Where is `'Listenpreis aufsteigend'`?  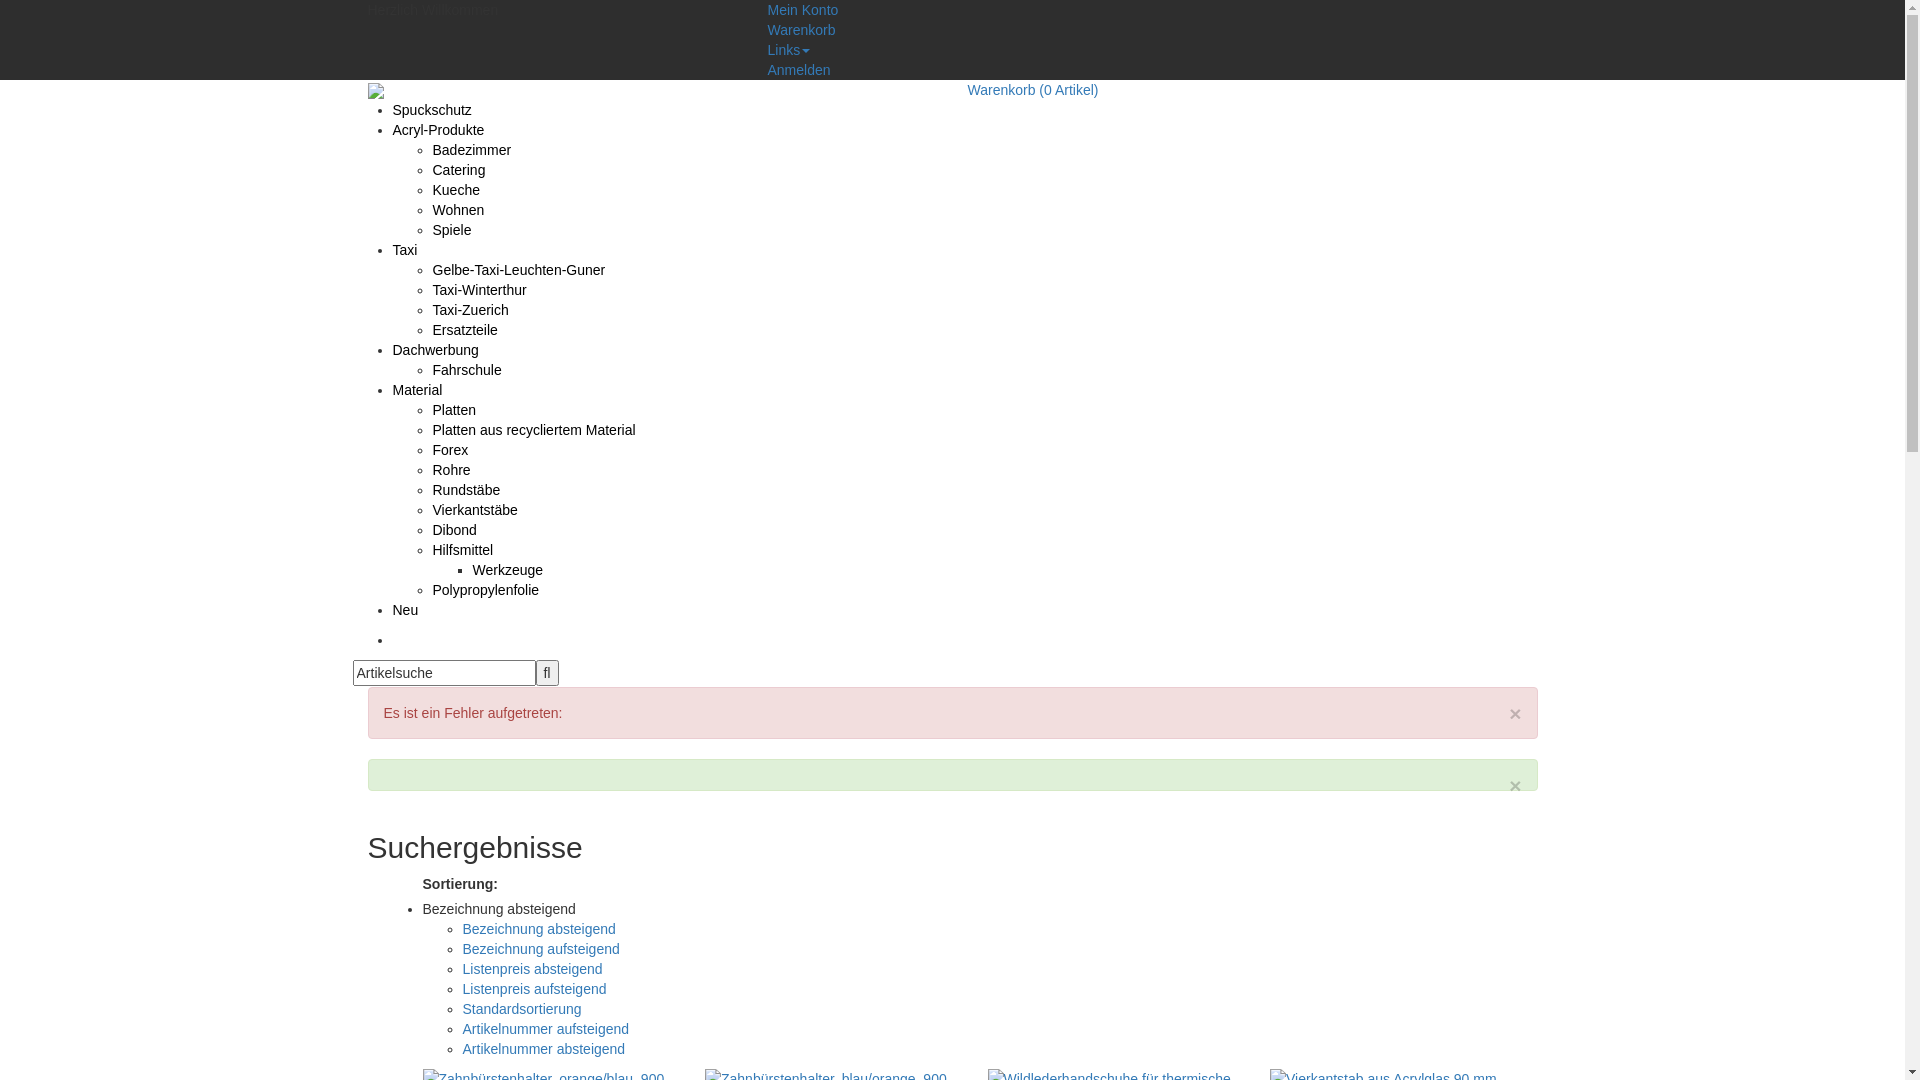
'Listenpreis aufsteigend' is located at coordinates (533, 987).